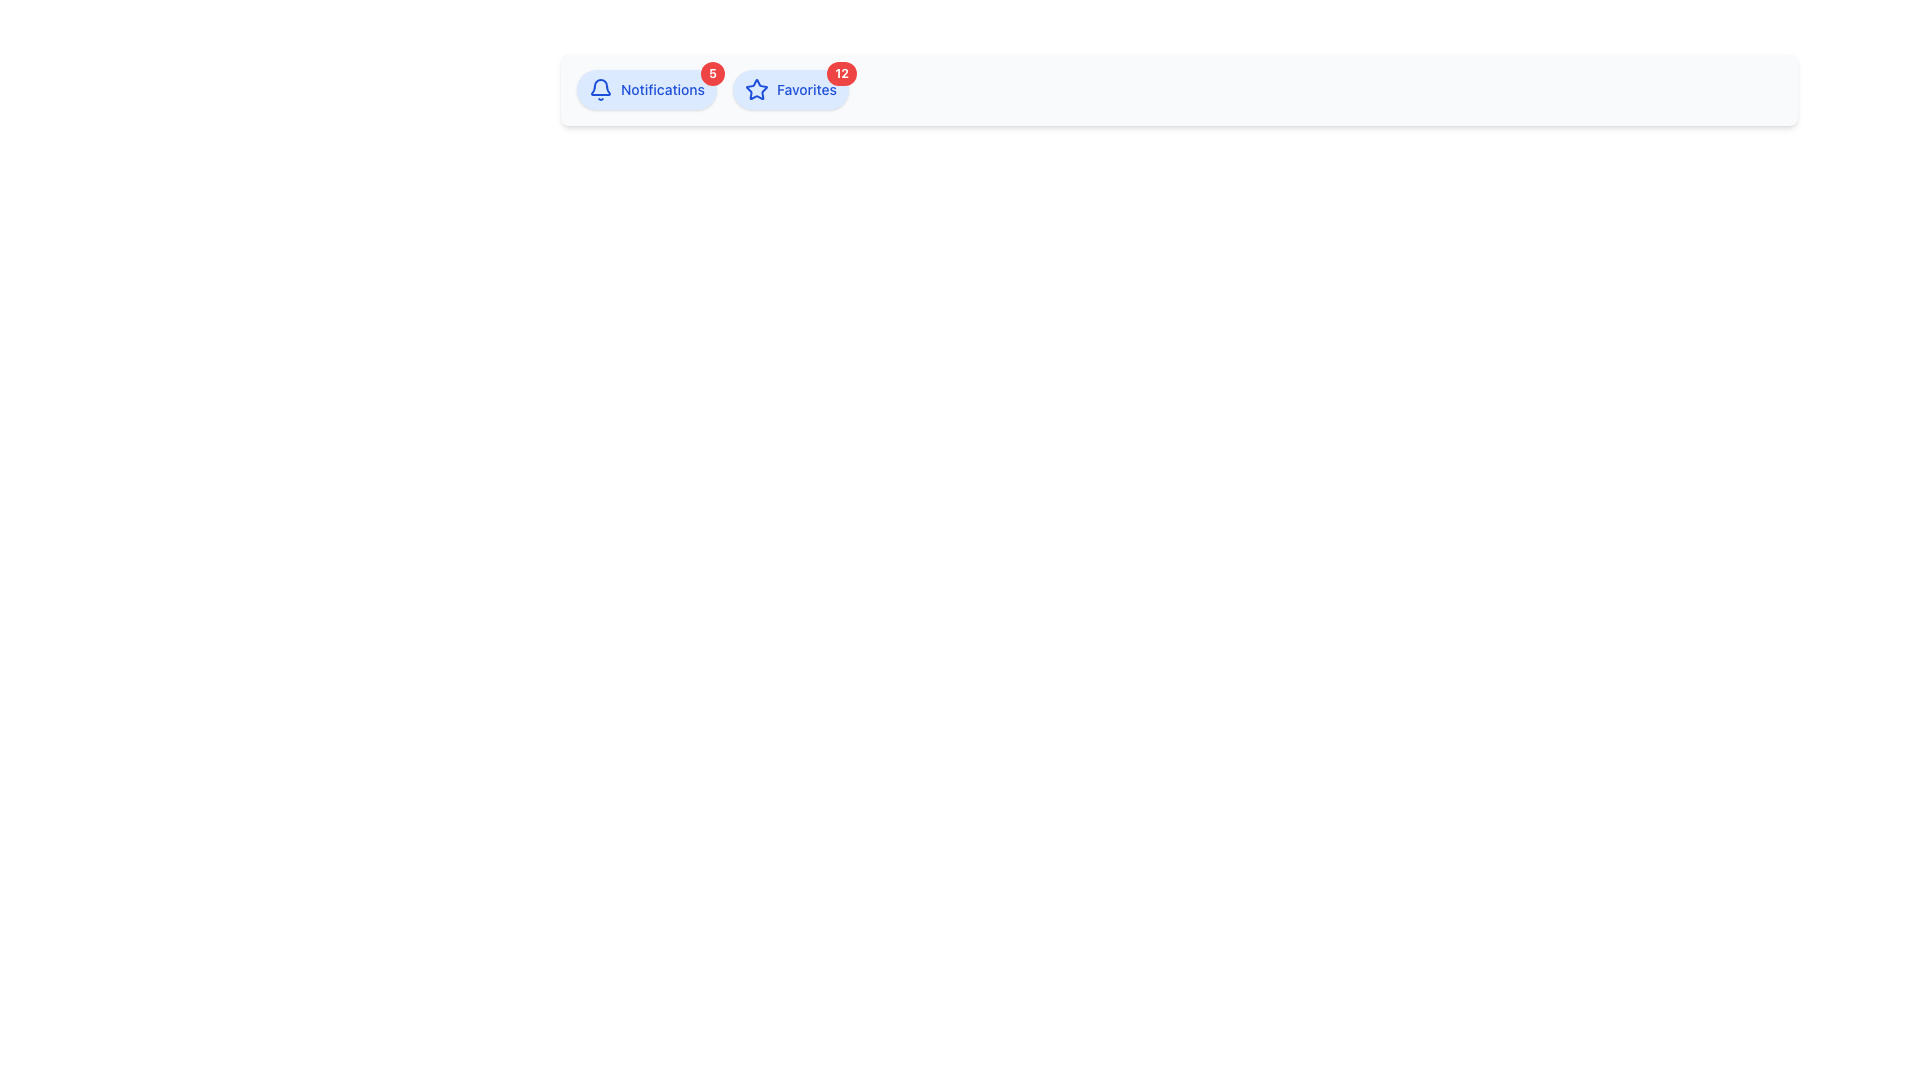  Describe the element at coordinates (599, 88) in the screenshot. I see `the bell icon located to the left of the 'Notifications' text with a red badge indicating 5 new alerts` at that location.